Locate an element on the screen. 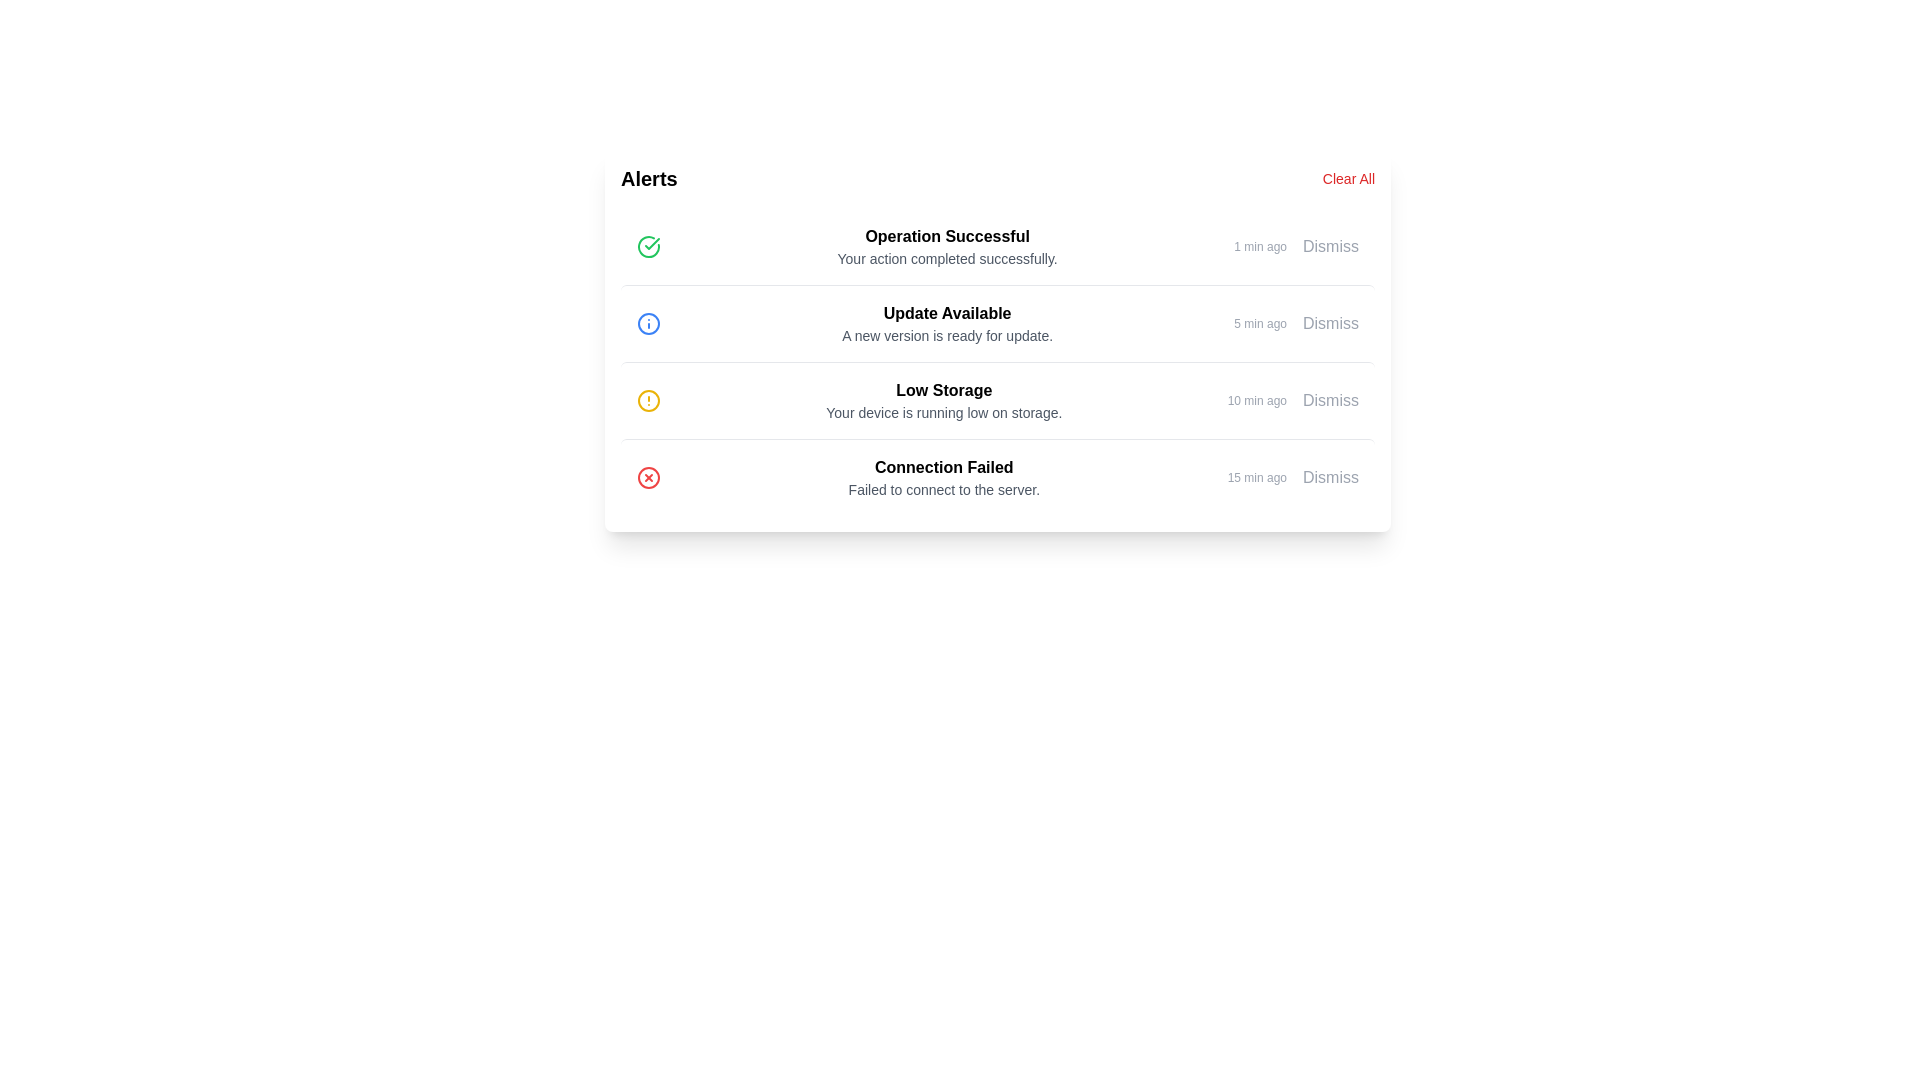 The width and height of the screenshot is (1920, 1080). the dismiss button located to the right of the message text 'Connection Failed' and adjacent to the timestamp '15 min ago' is located at coordinates (1330, 478).